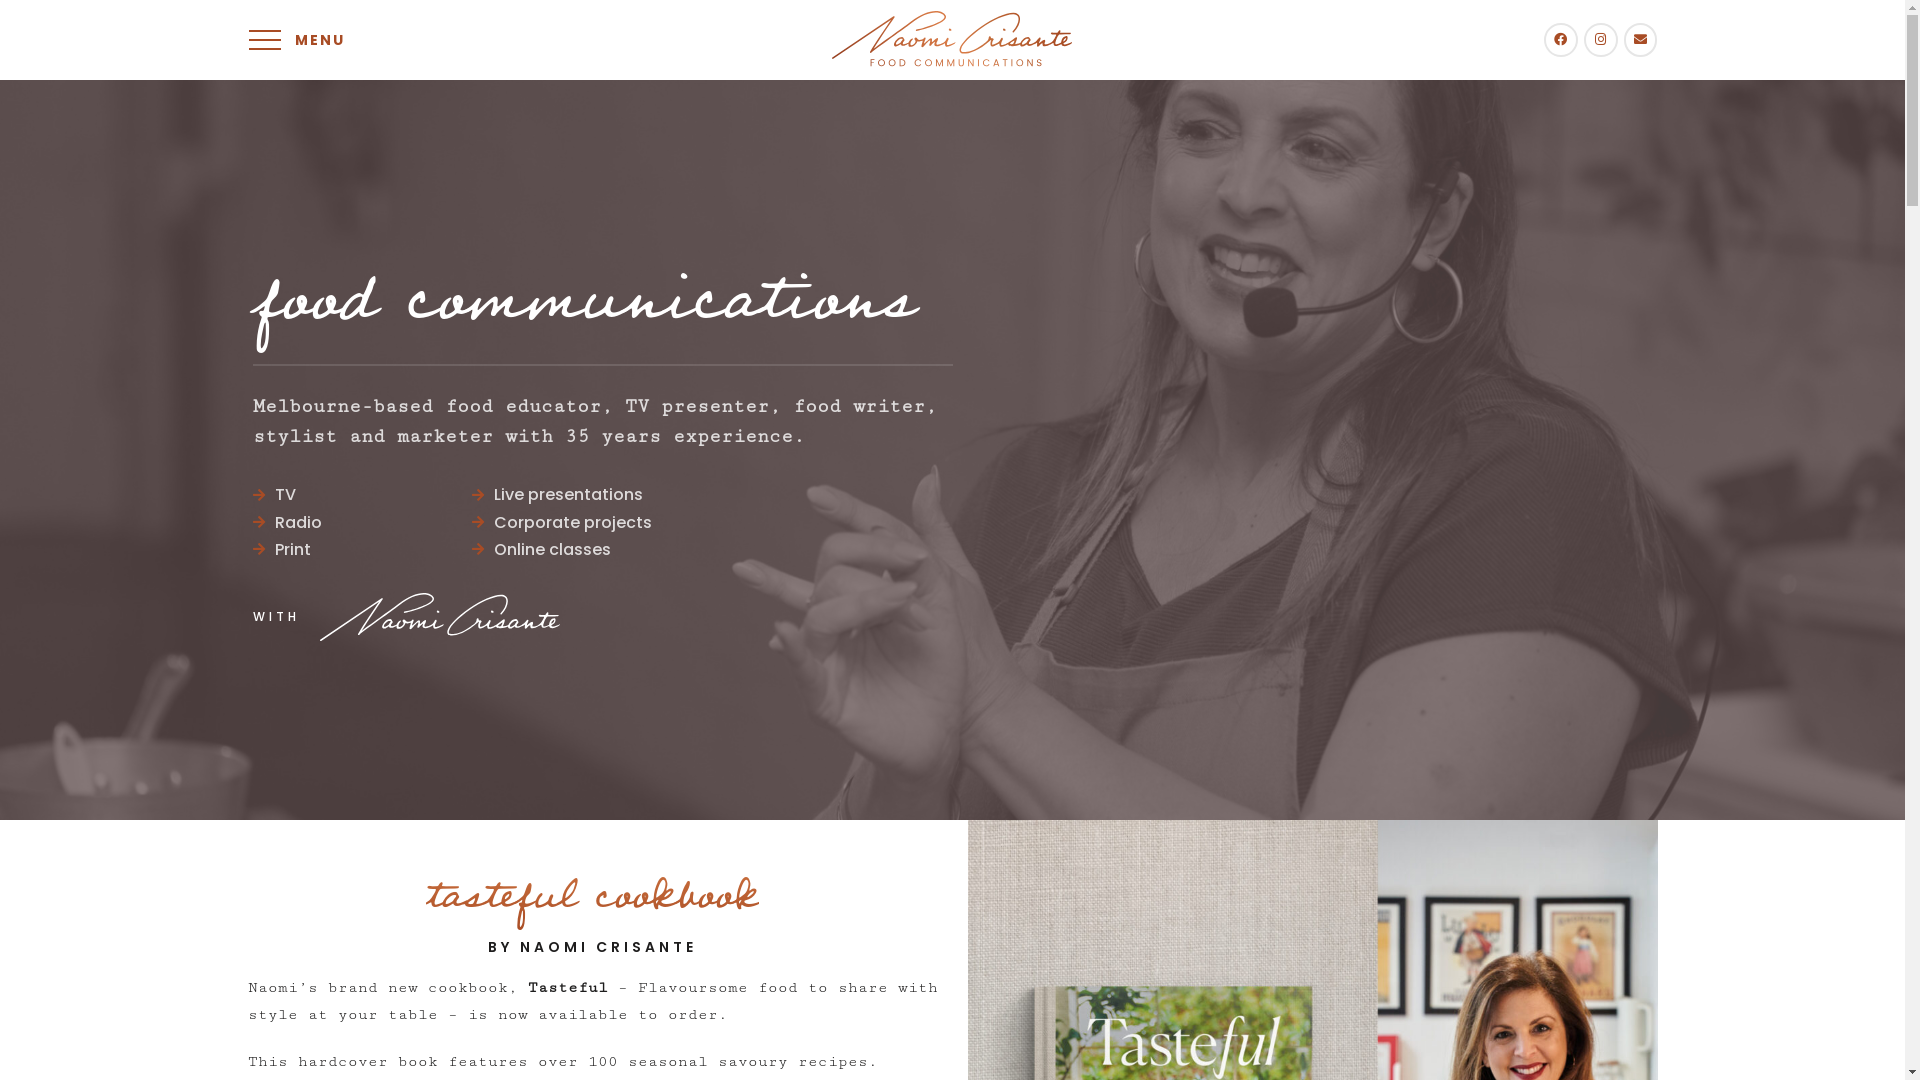 This screenshot has height=1080, width=1920. What do you see at coordinates (320, 616) in the screenshot?
I see `'ncsigwhite.svg'` at bounding box center [320, 616].